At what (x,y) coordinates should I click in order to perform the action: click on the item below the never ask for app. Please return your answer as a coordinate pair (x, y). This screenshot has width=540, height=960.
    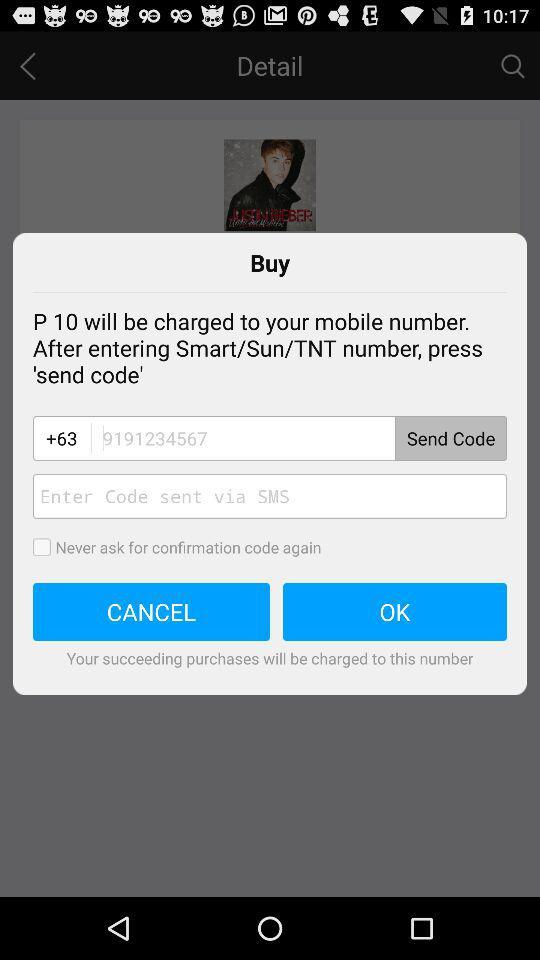
    Looking at the image, I should click on (395, 611).